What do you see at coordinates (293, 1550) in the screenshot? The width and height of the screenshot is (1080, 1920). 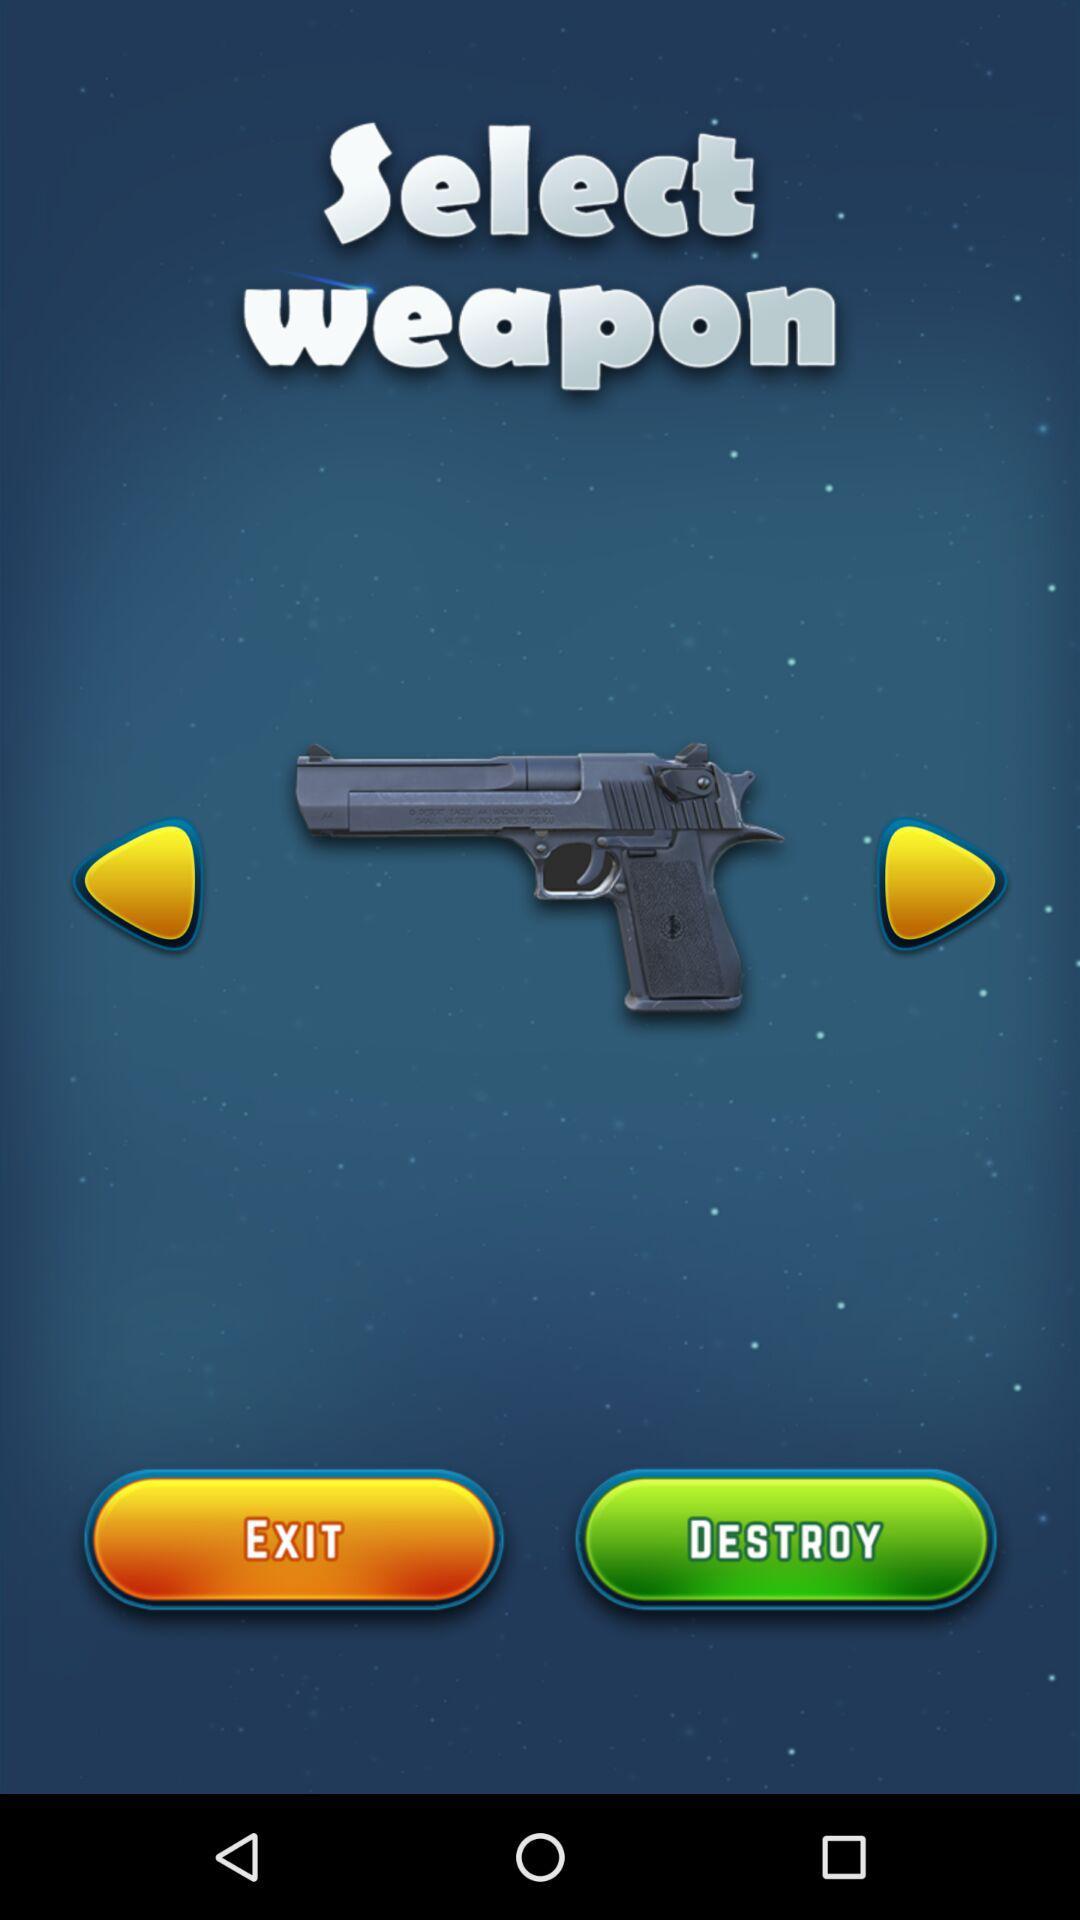 I see `exit button` at bounding box center [293, 1550].